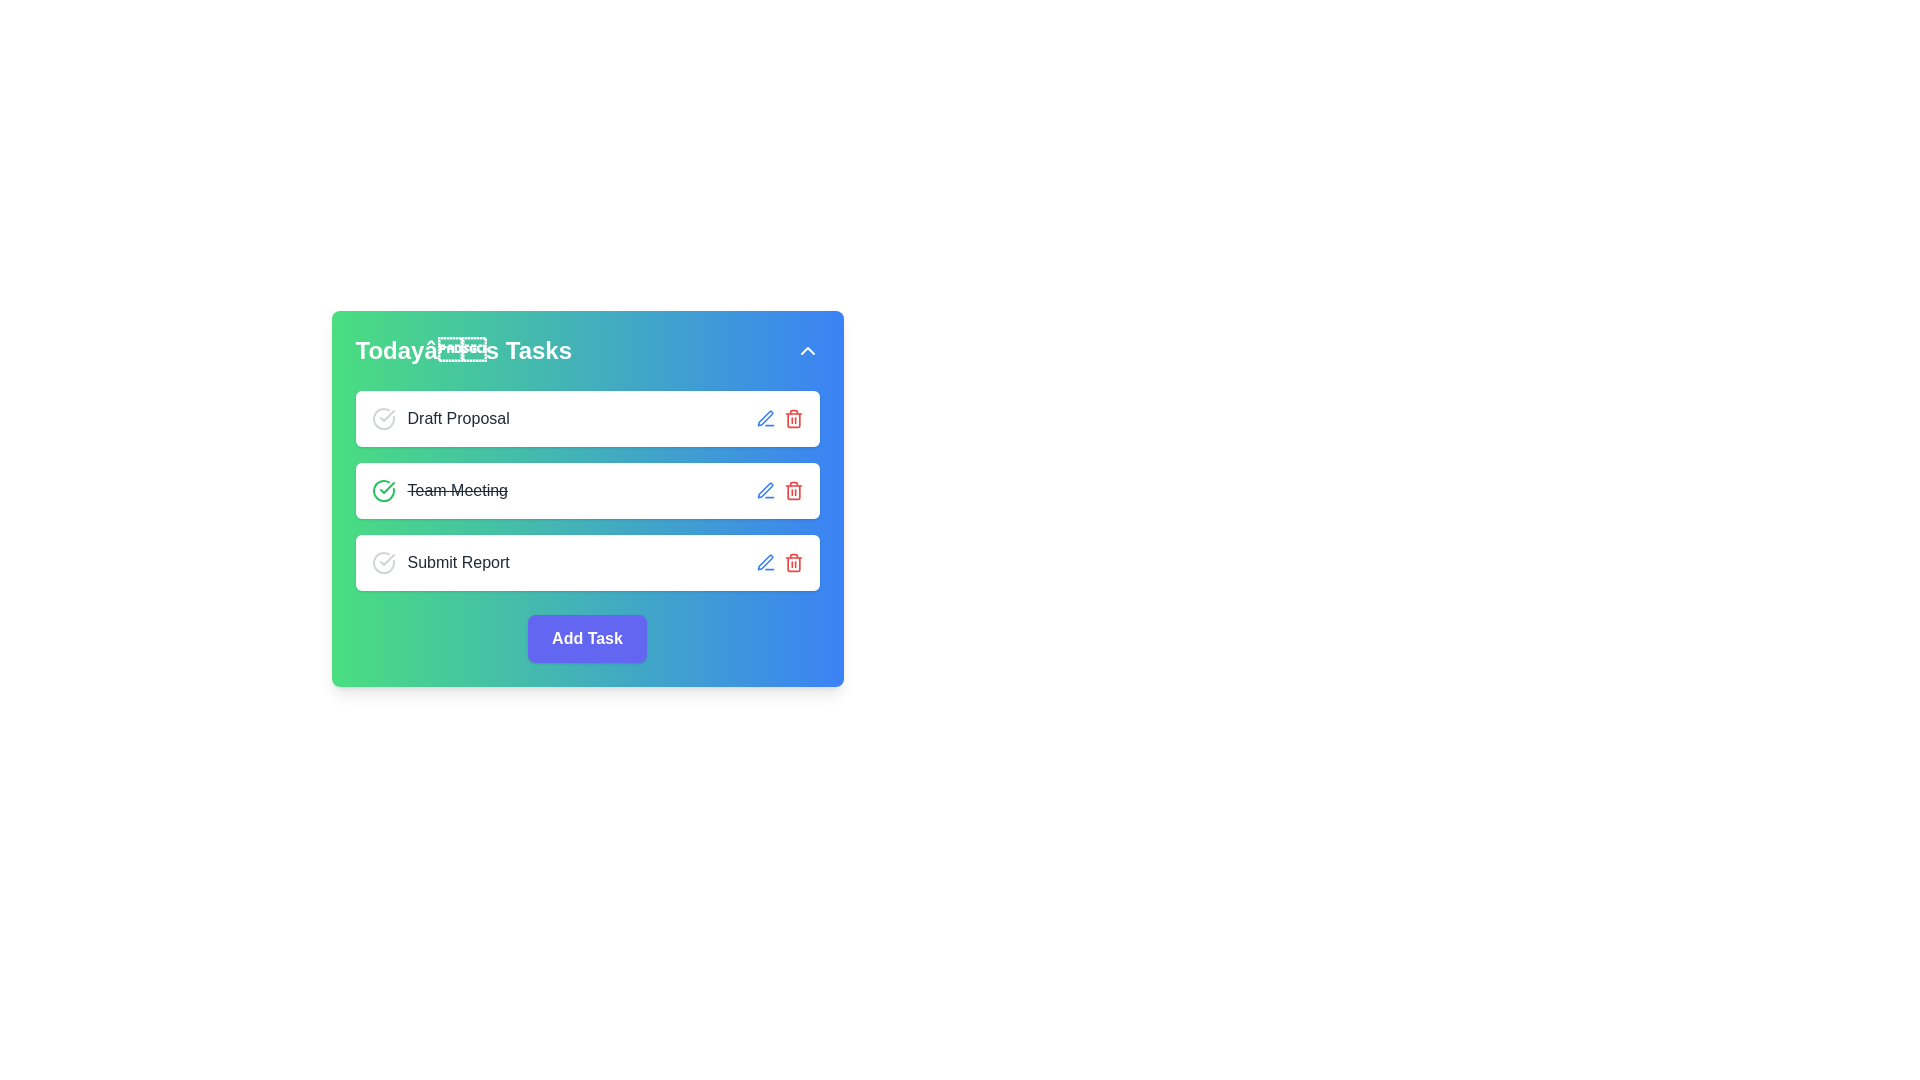  What do you see at coordinates (792, 490) in the screenshot?
I see `the delete icon button located on the right end of the second task row` at bounding box center [792, 490].